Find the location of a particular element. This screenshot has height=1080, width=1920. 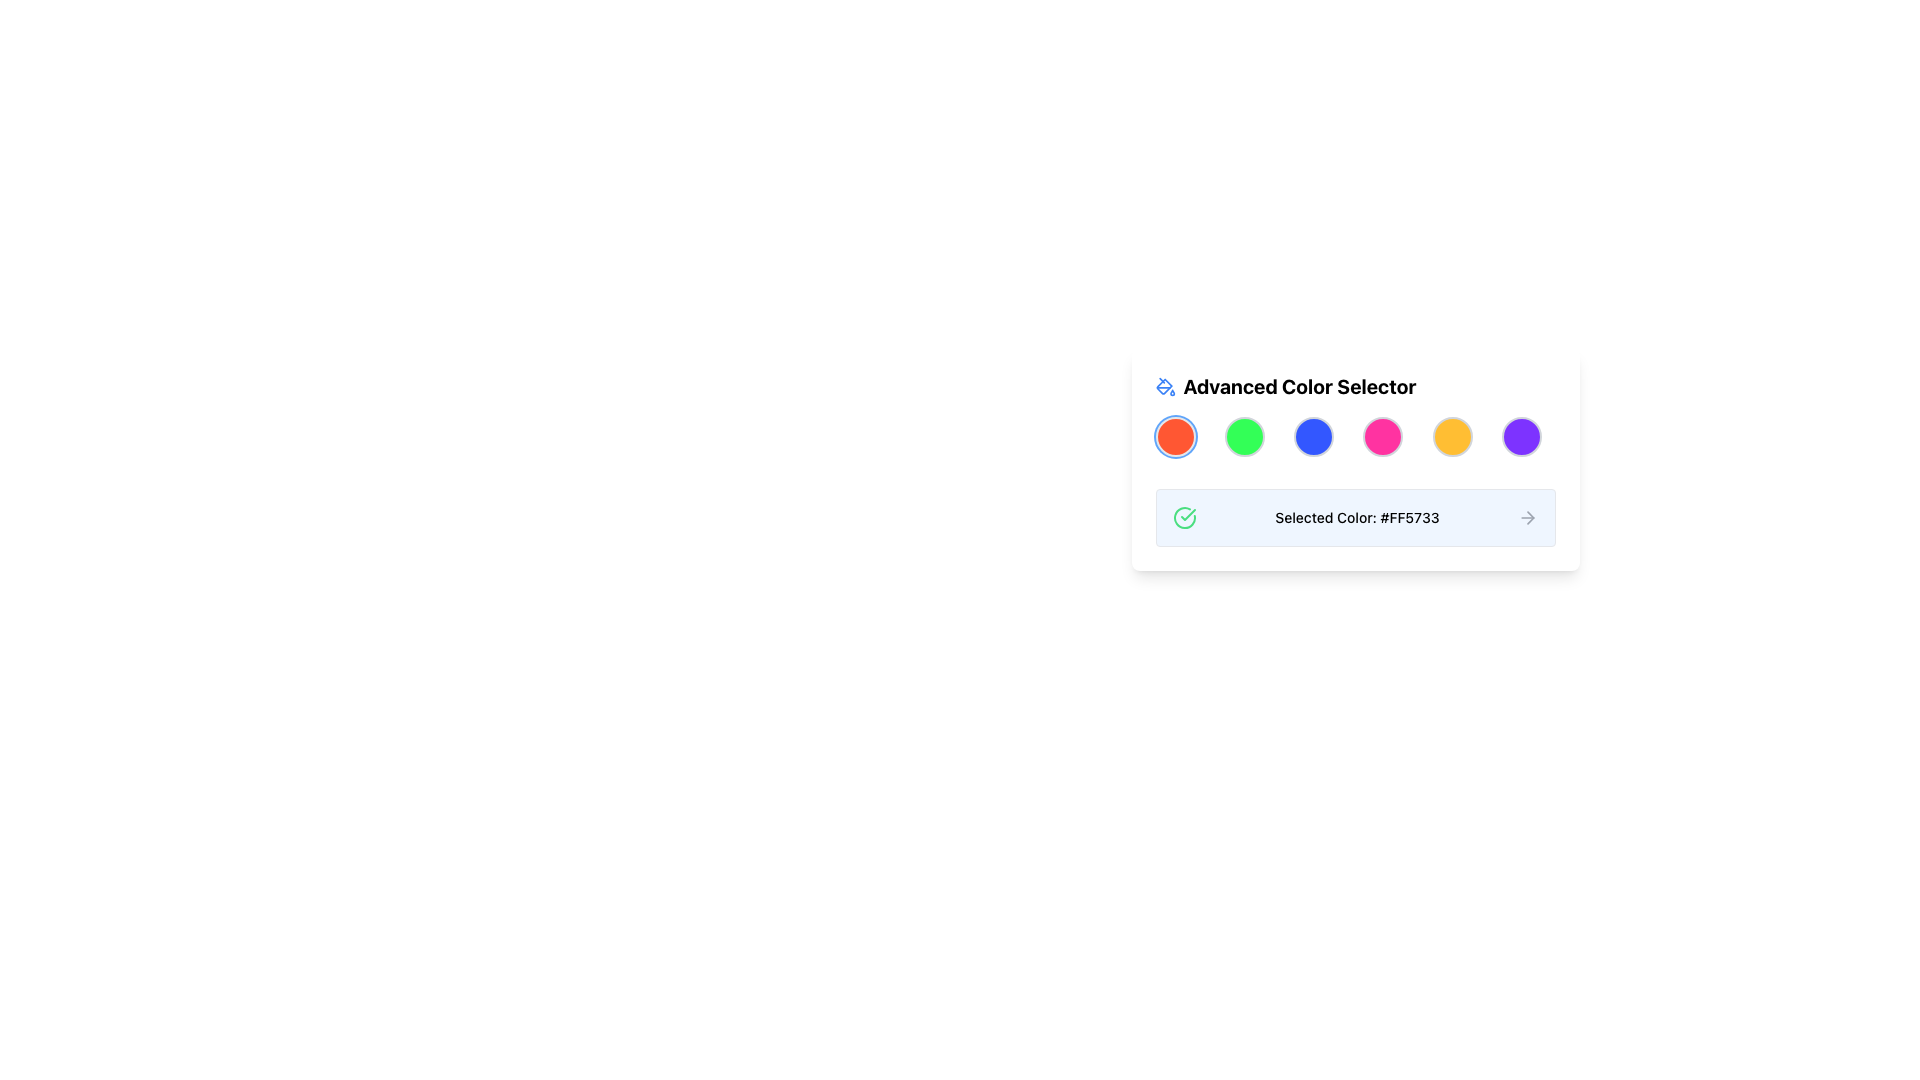

the green color selection button in the 'Advanced Color Selector' interface is located at coordinates (1243, 435).